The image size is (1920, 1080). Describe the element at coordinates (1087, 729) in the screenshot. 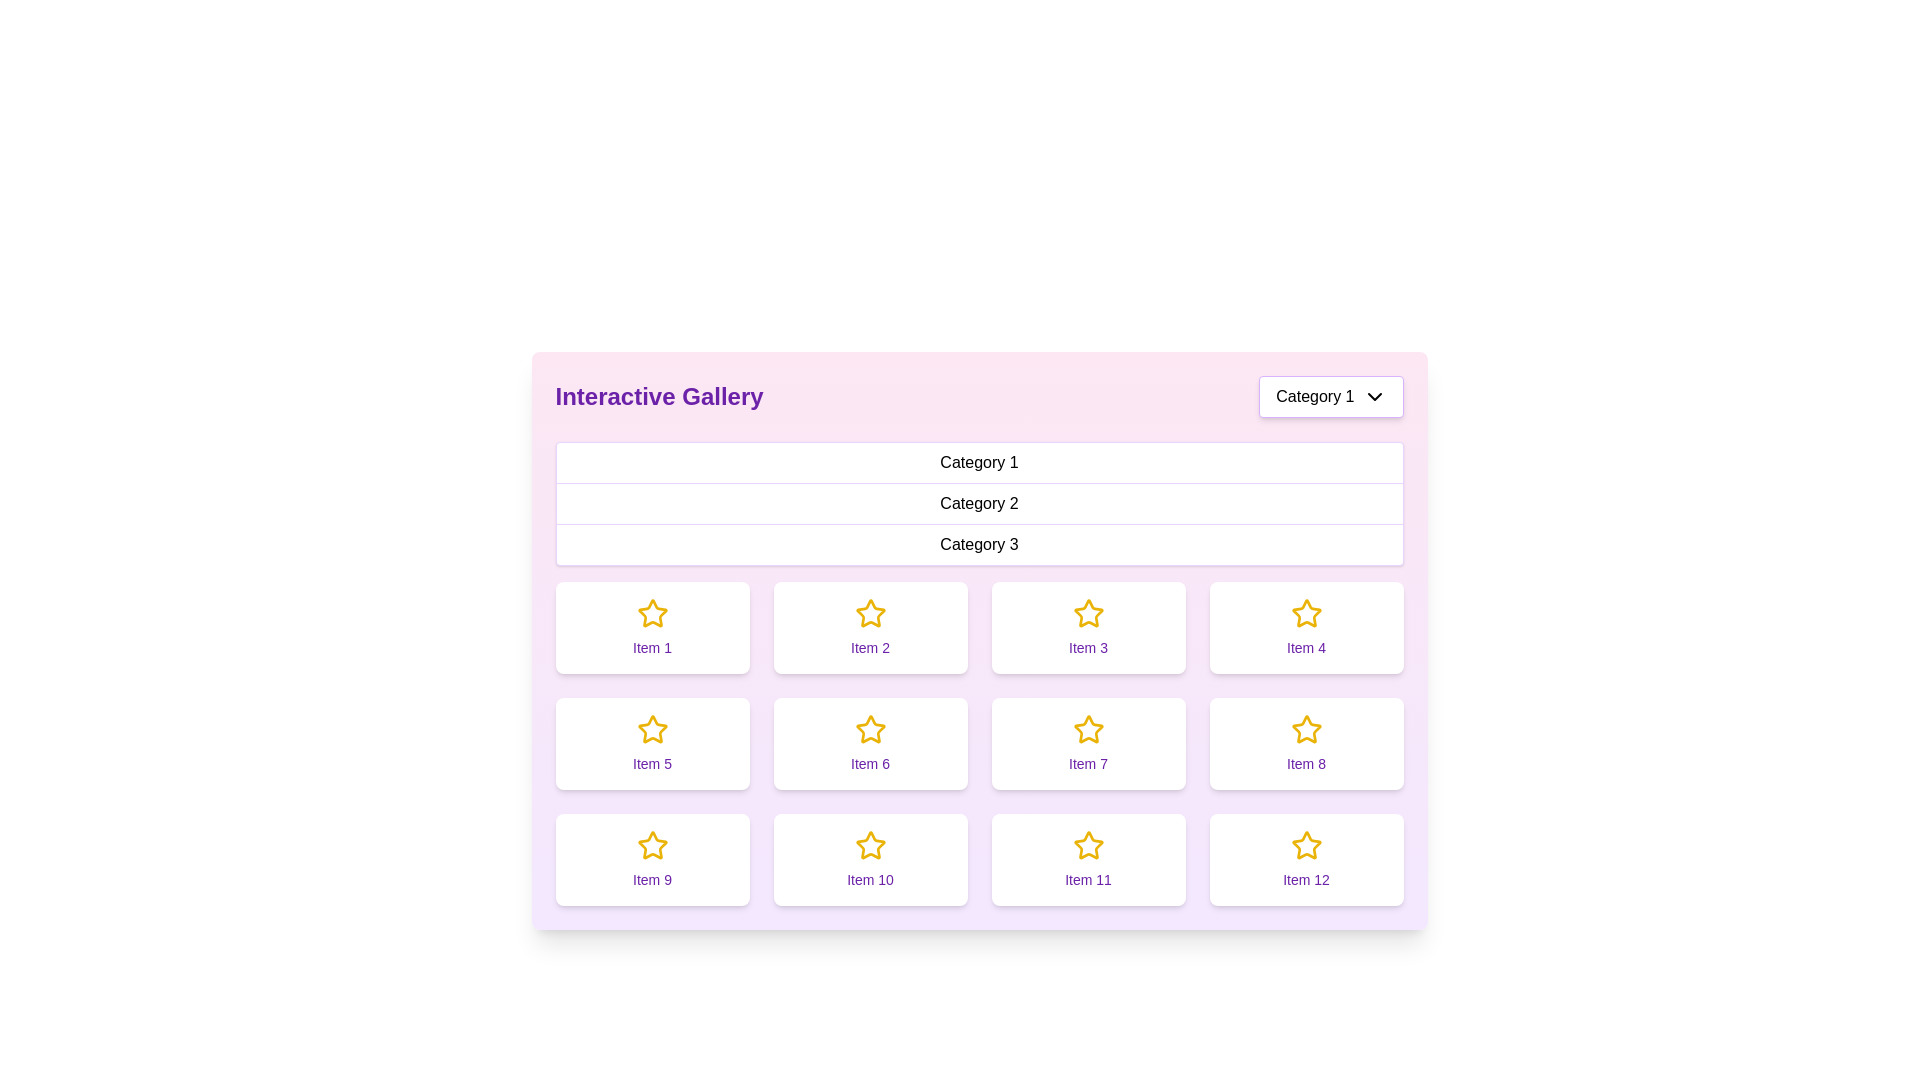

I see `the star icon representing the rating or favorite marker for the card labeled 'Item 7', located in the second row and third column of the grid` at that location.